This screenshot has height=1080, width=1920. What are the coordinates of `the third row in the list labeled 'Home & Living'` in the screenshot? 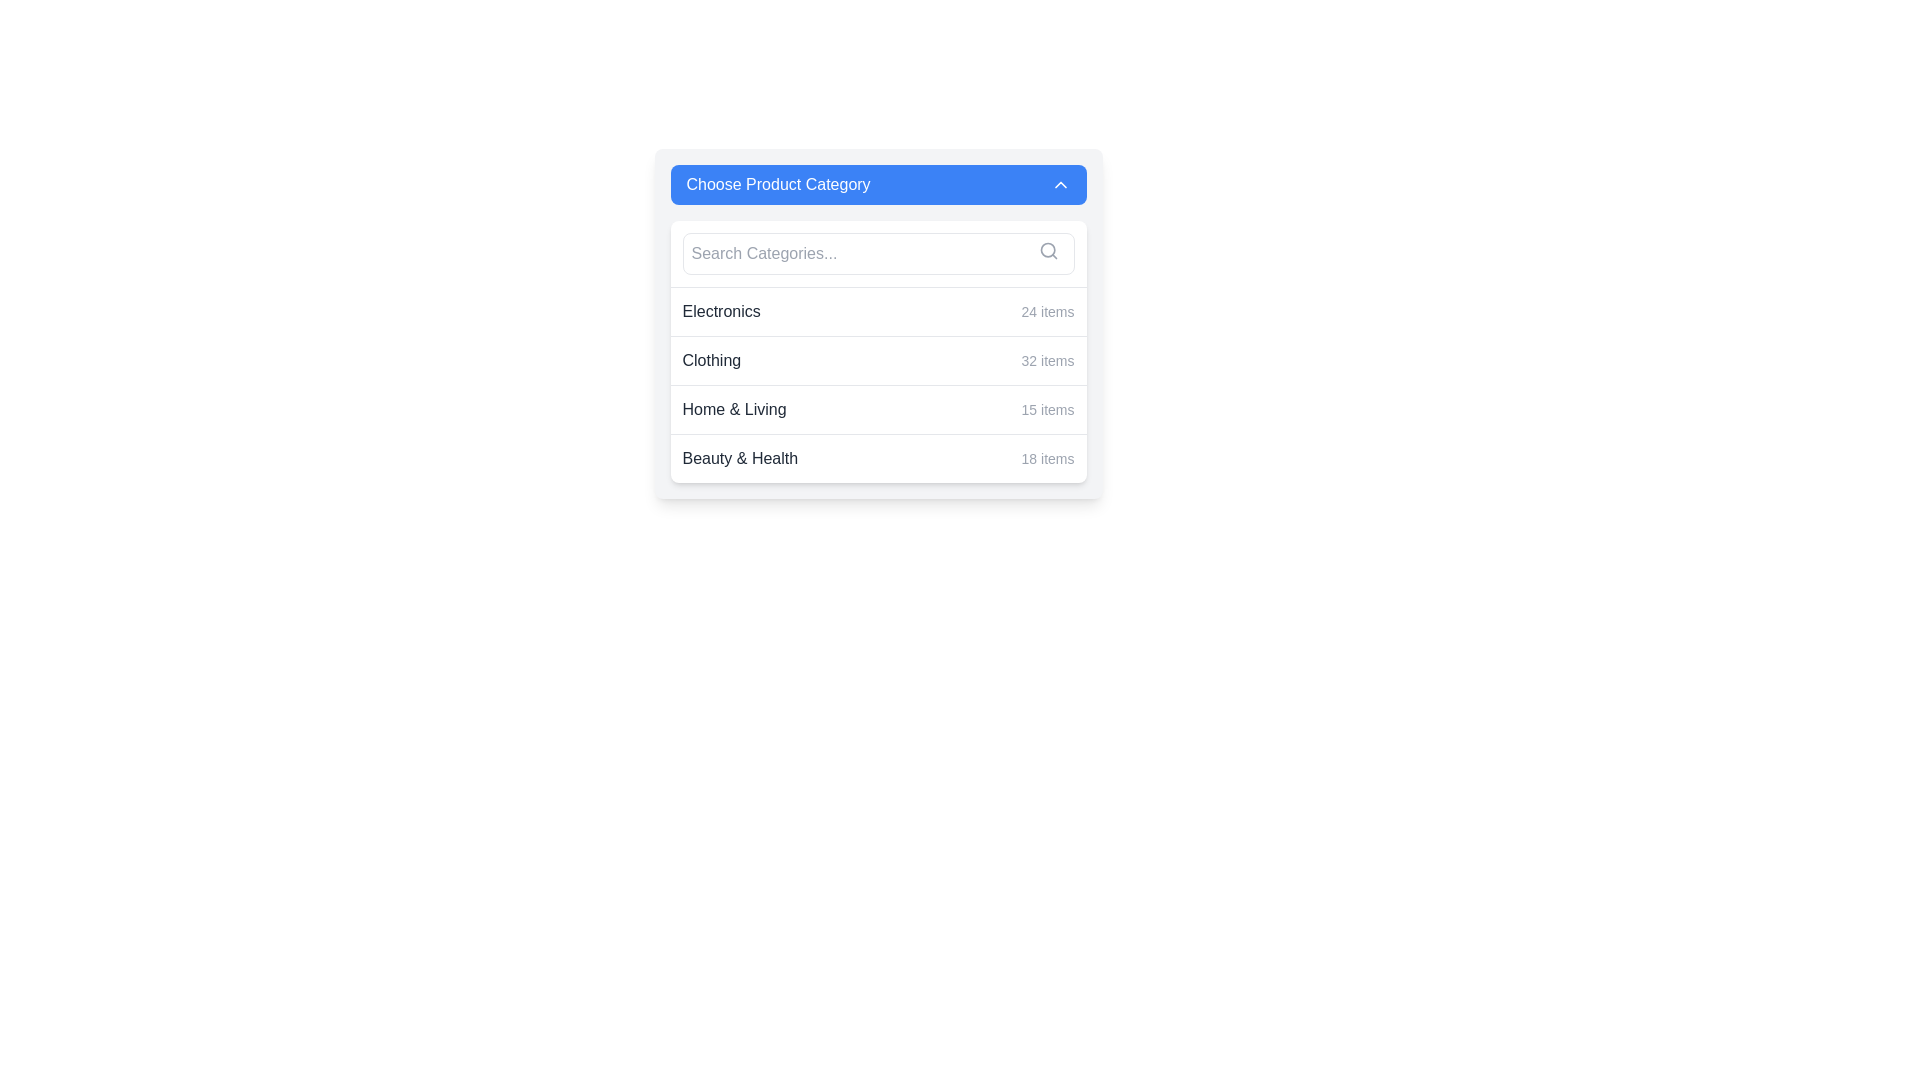 It's located at (878, 408).